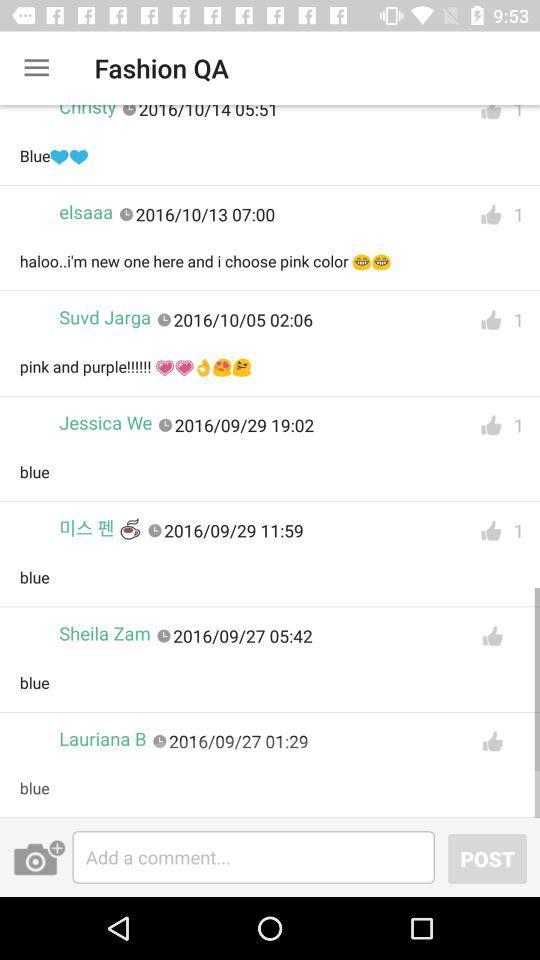  What do you see at coordinates (105, 423) in the screenshot?
I see `the jessica we item` at bounding box center [105, 423].